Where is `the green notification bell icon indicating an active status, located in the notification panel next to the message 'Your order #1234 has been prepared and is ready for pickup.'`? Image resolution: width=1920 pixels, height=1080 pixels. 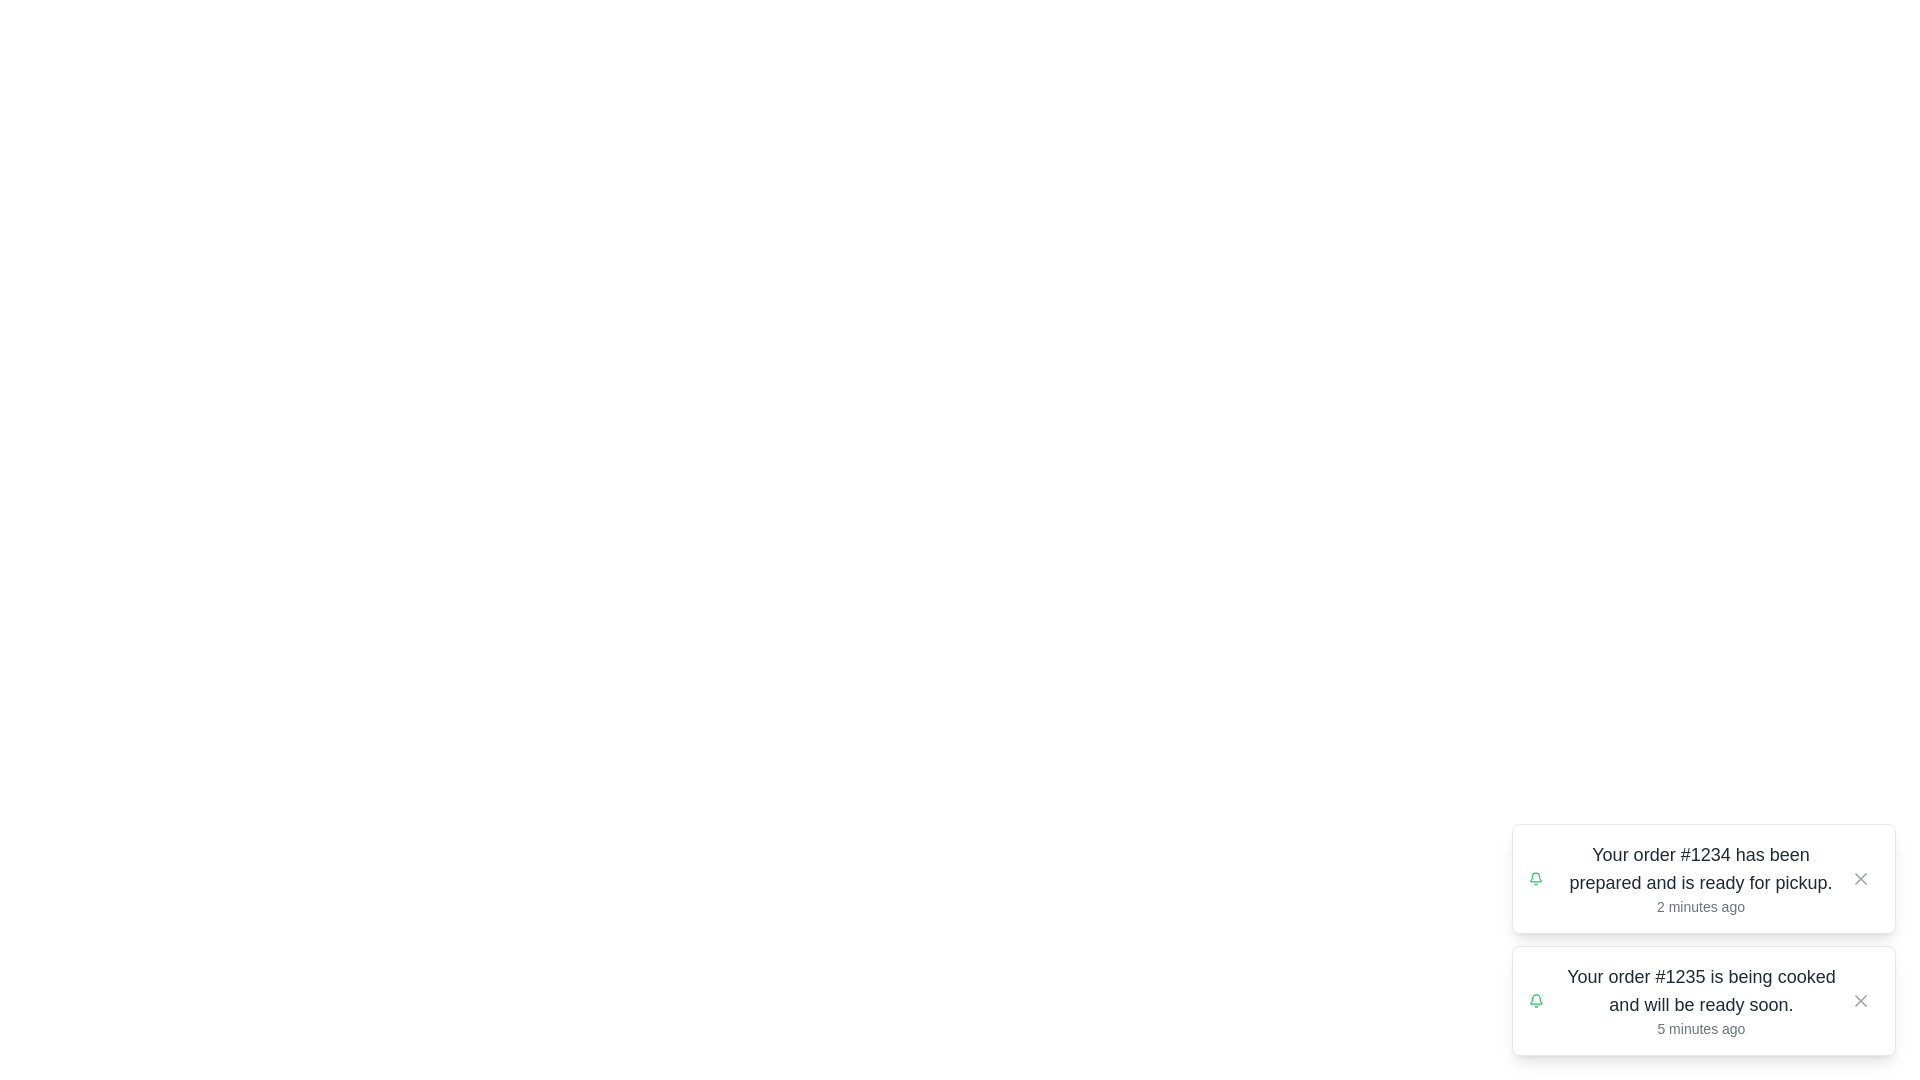 the green notification bell icon indicating an active status, located in the notification panel next to the message 'Your order #1234 has been prepared and is ready for pickup.' is located at coordinates (1535, 878).